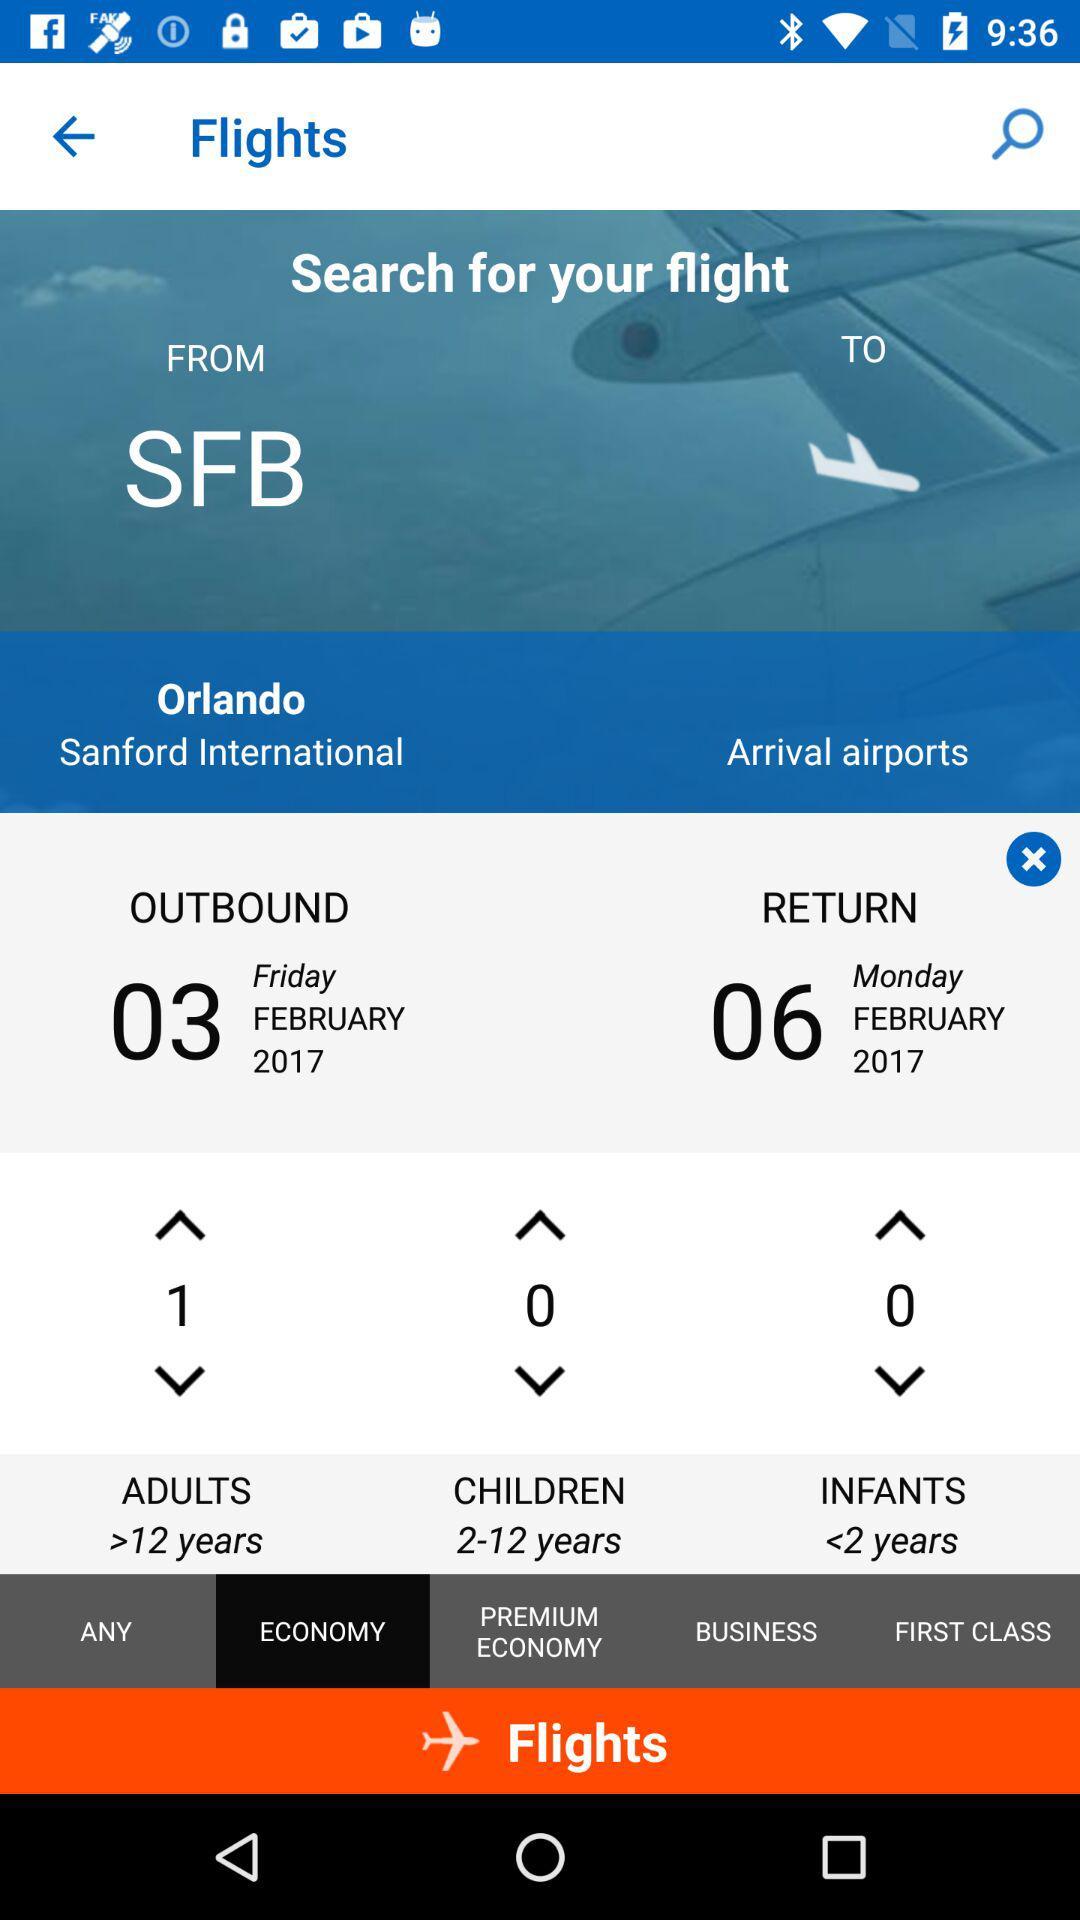  What do you see at coordinates (756, 1631) in the screenshot?
I see `the item below the 2-12 years item` at bounding box center [756, 1631].